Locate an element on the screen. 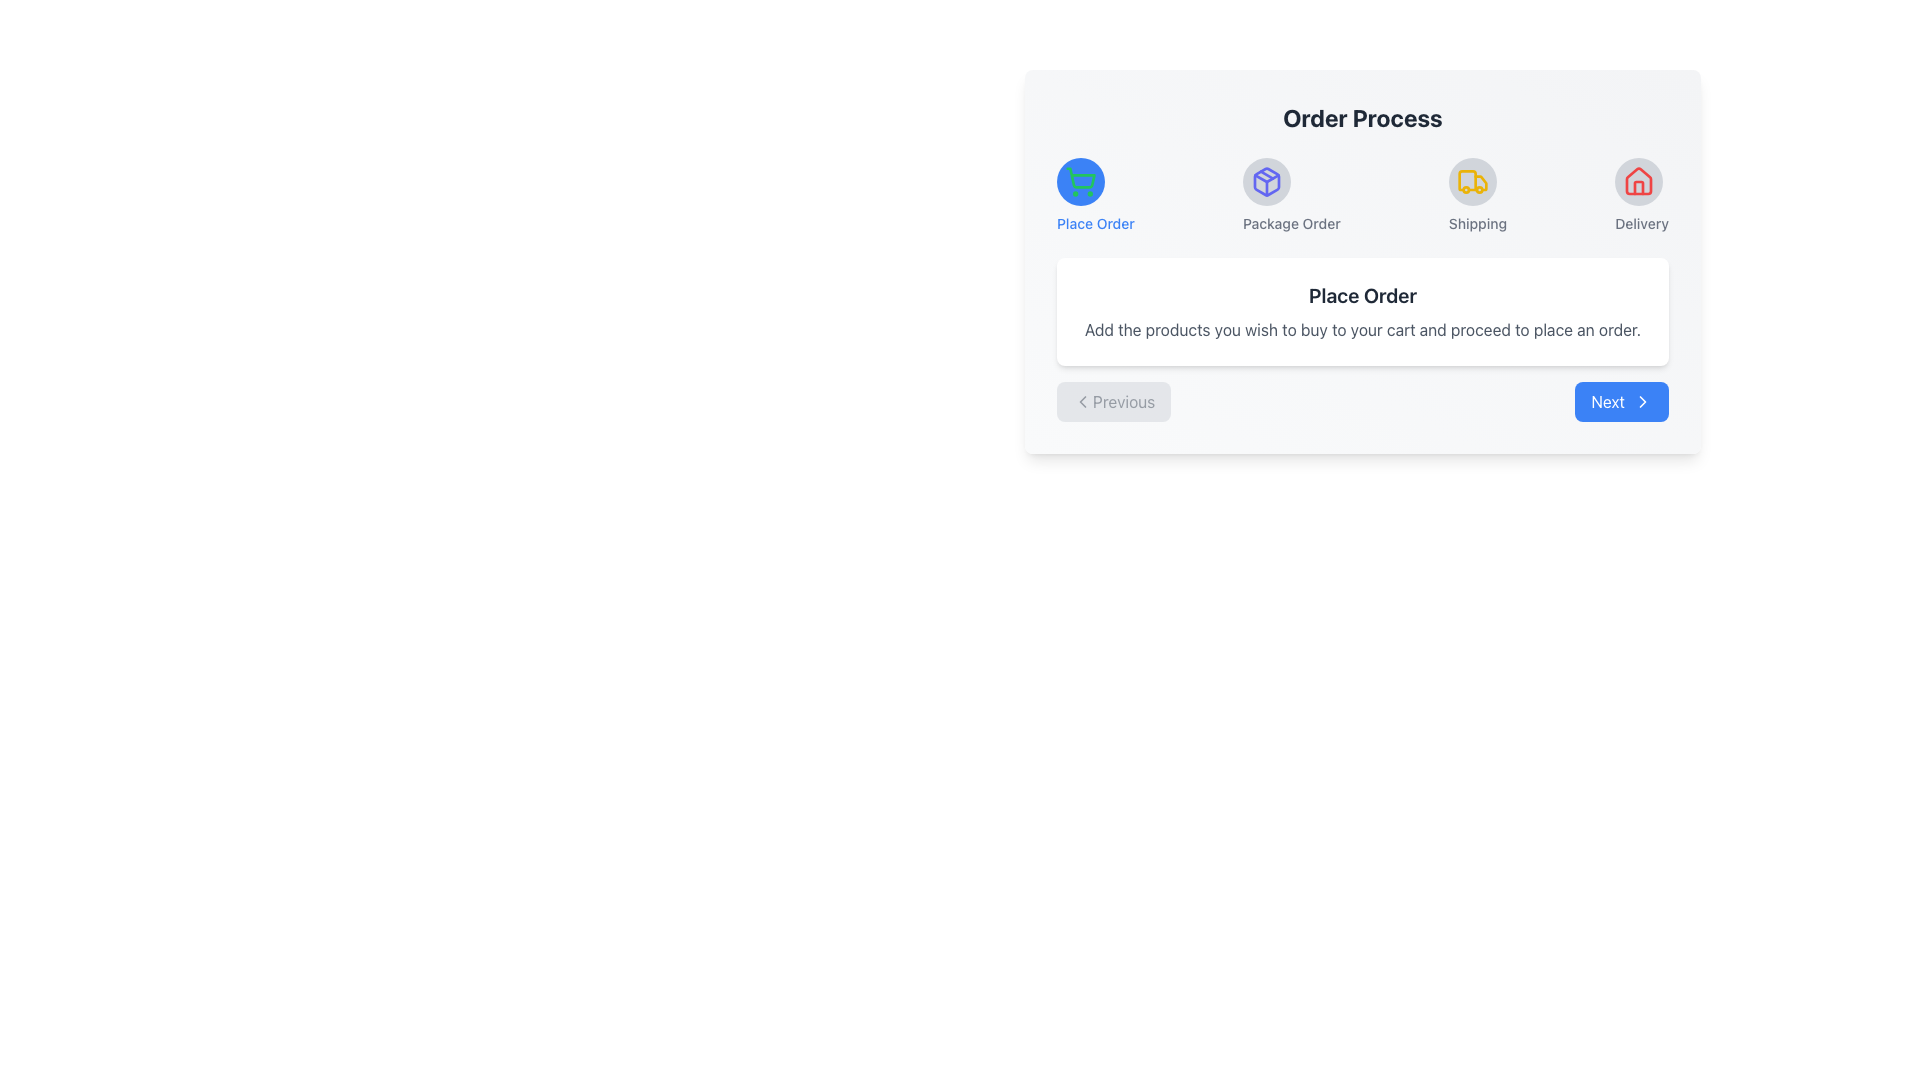 The width and height of the screenshot is (1920, 1080). the visual progression of the process by focusing on the Navigation bar located below the 'Order Process' heading, which serves as a progress indicator for the stages of the order process is located at coordinates (1362, 196).